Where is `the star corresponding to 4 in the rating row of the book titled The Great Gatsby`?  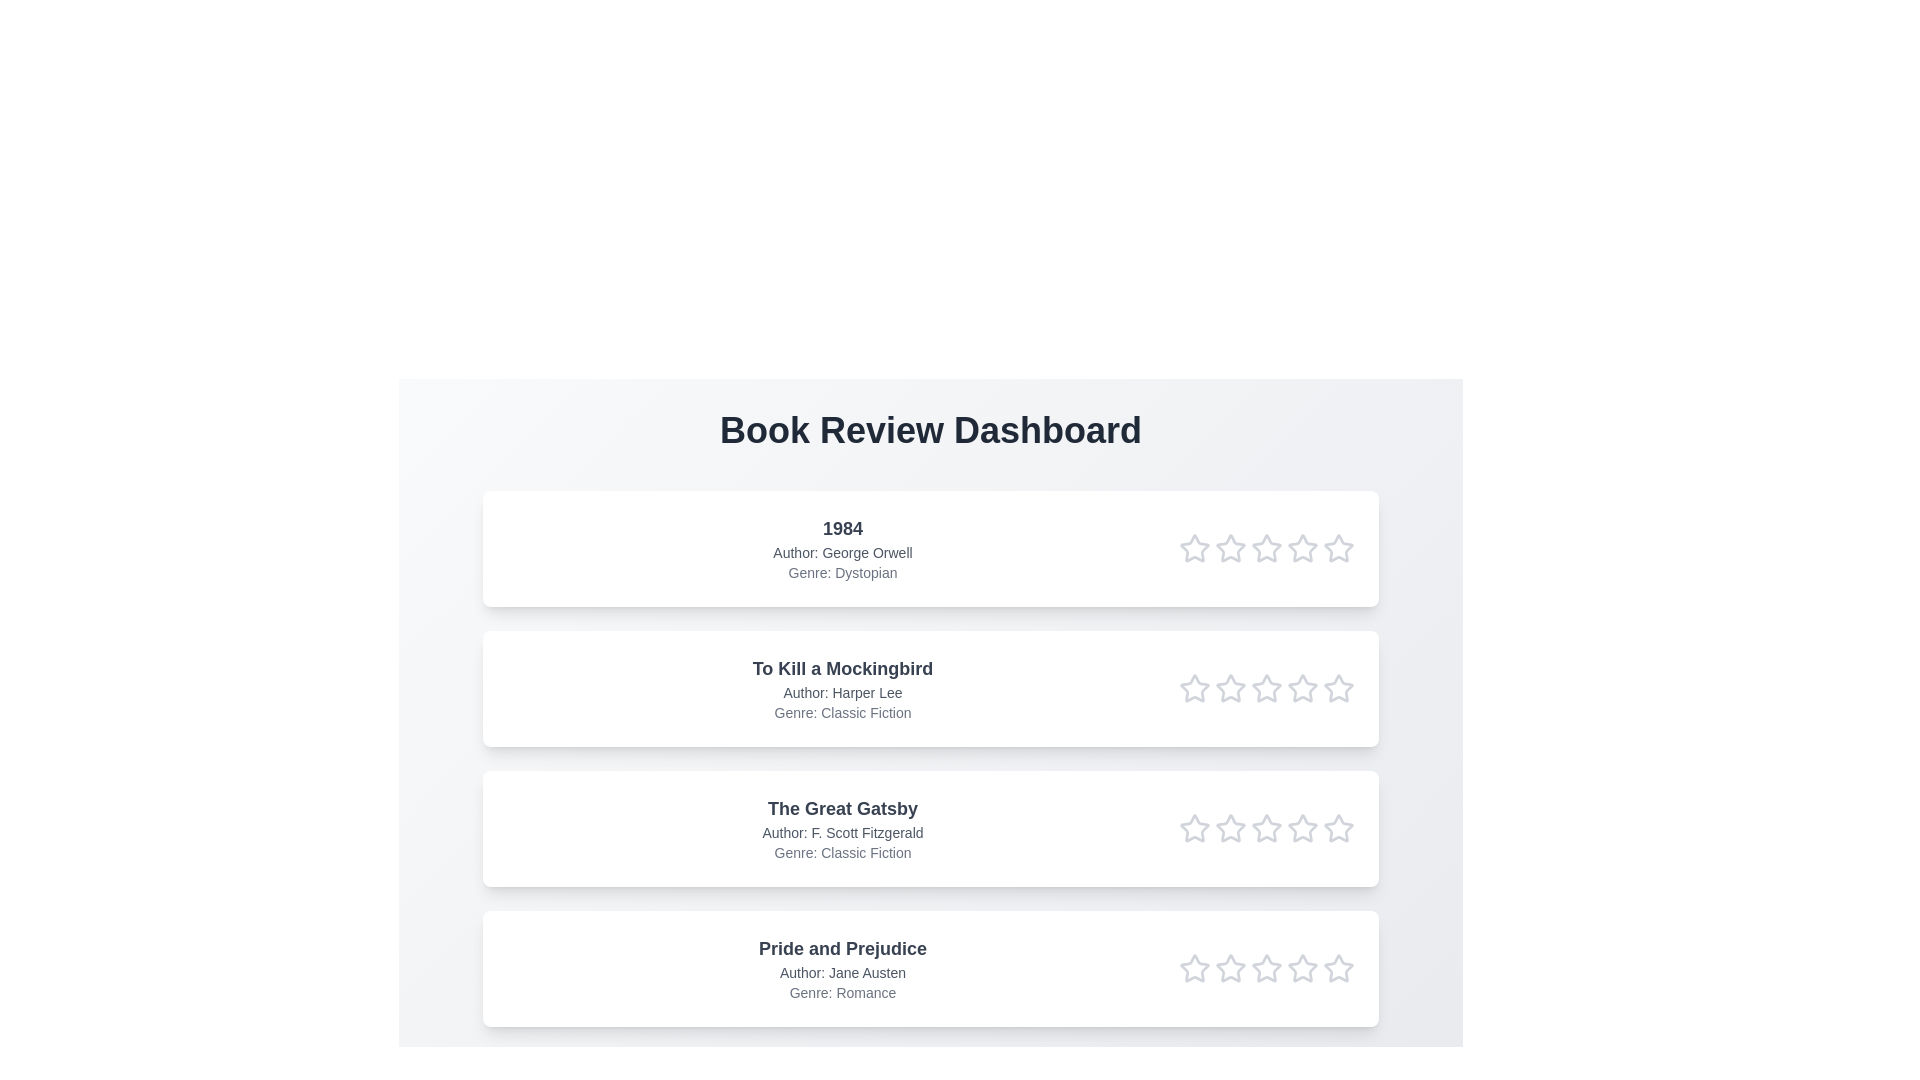
the star corresponding to 4 in the rating row of the book titled The Great Gatsby is located at coordinates (1302, 829).